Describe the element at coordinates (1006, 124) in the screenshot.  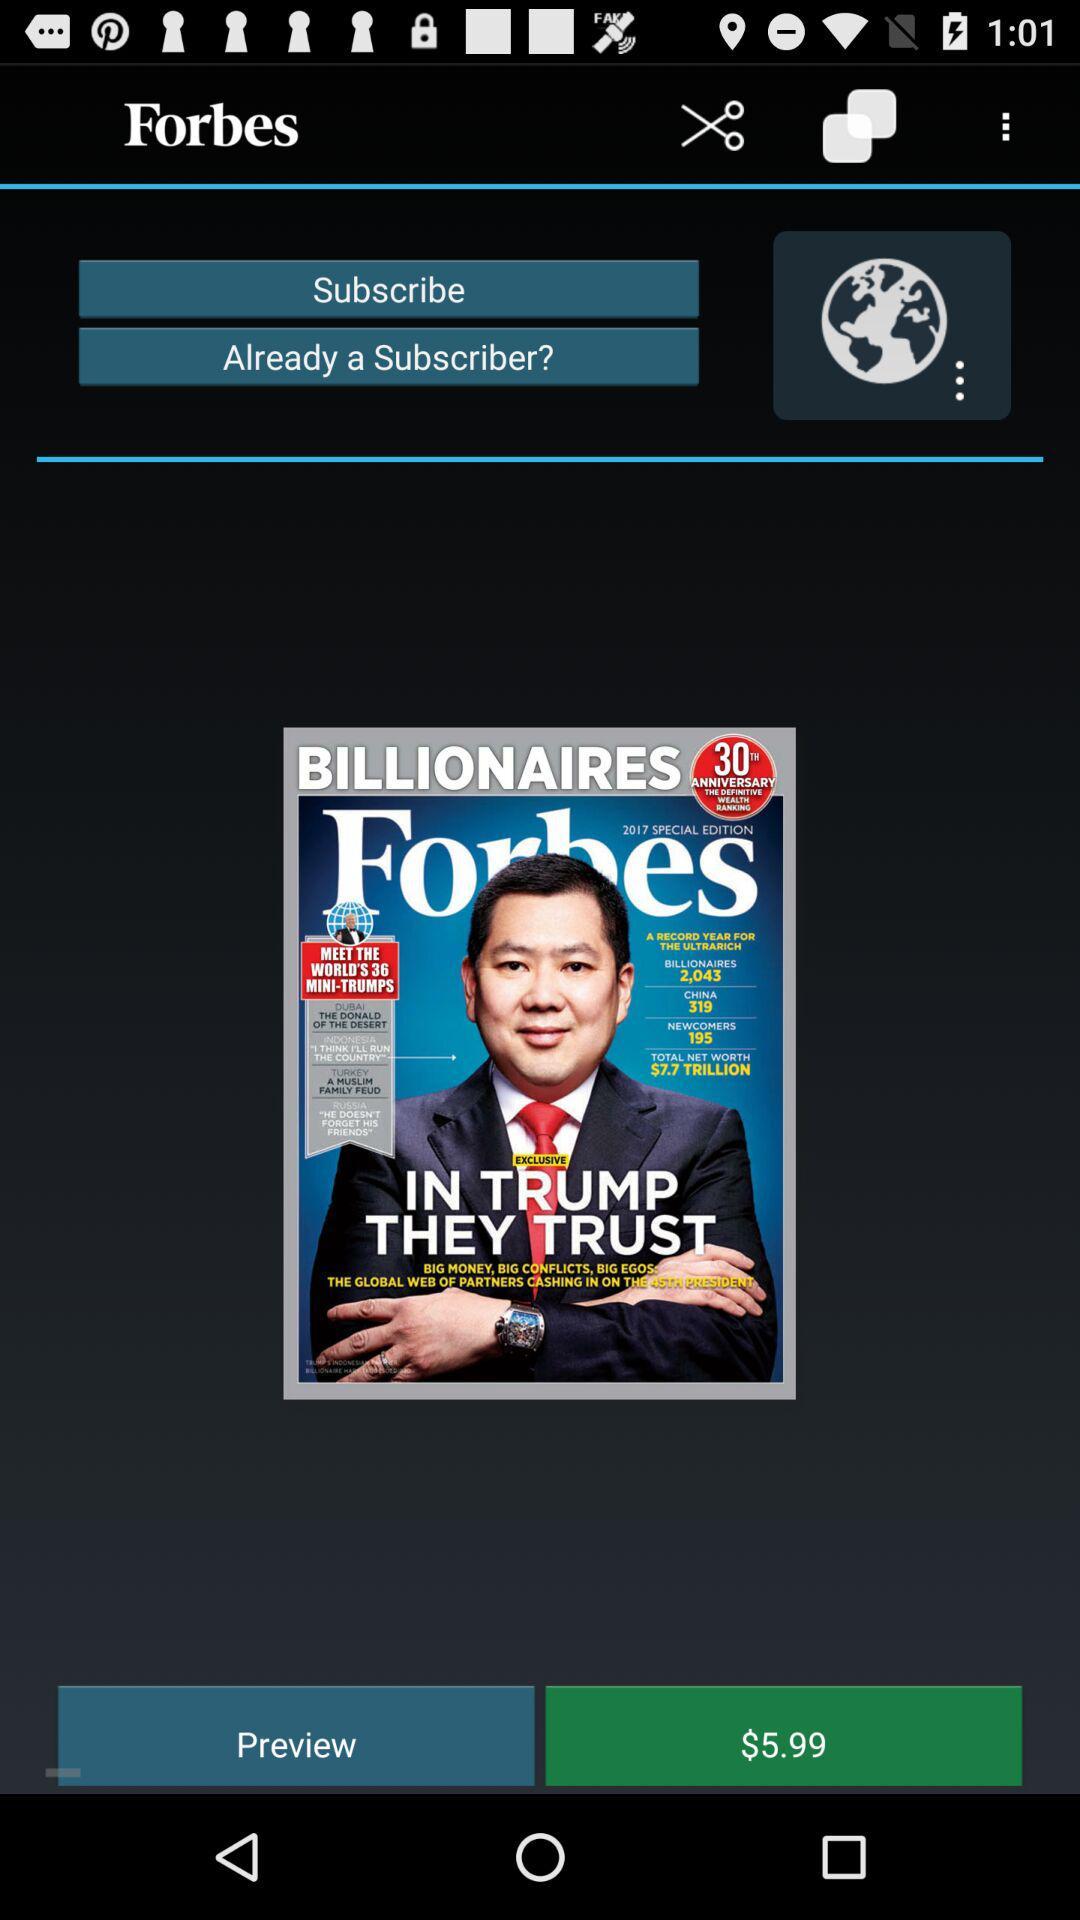
I see `other options` at that location.